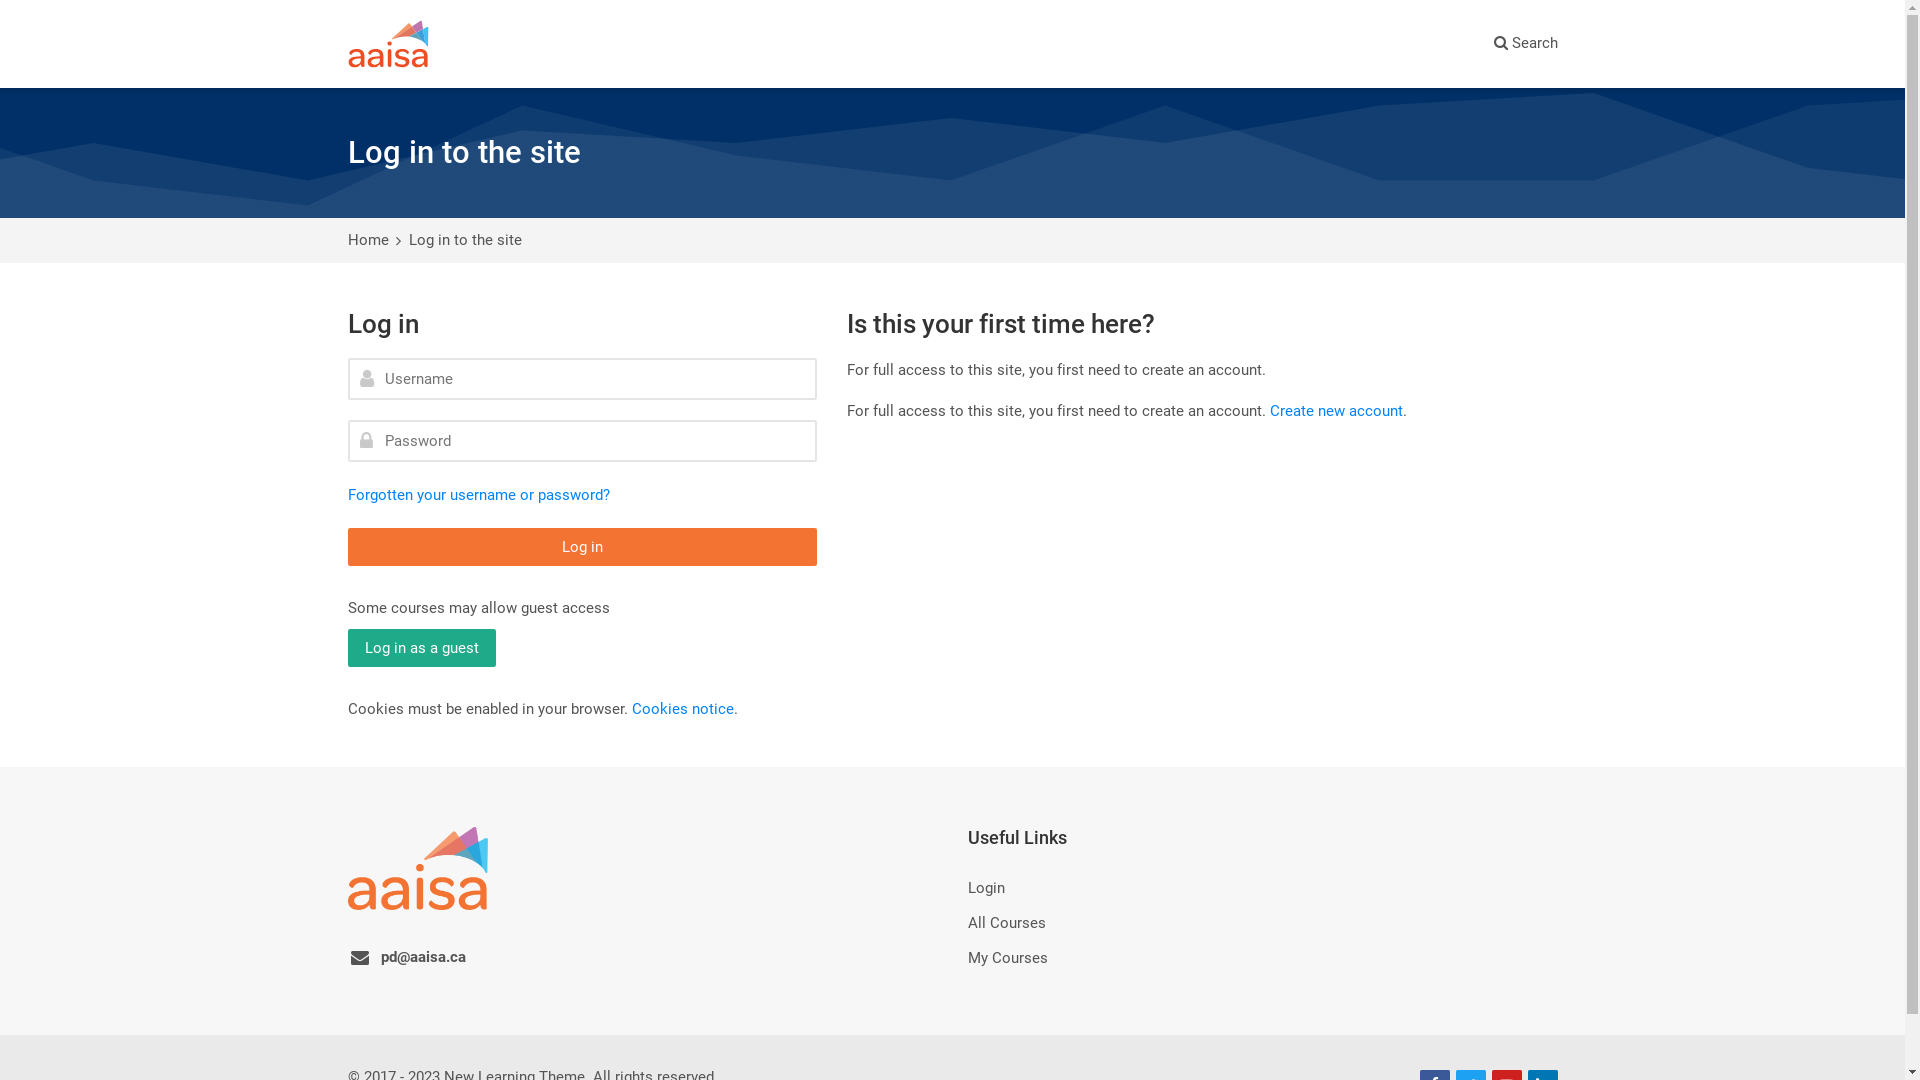  Describe the element at coordinates (631, 708) in the screenshot. I see `'Cookies notice'` at that location.